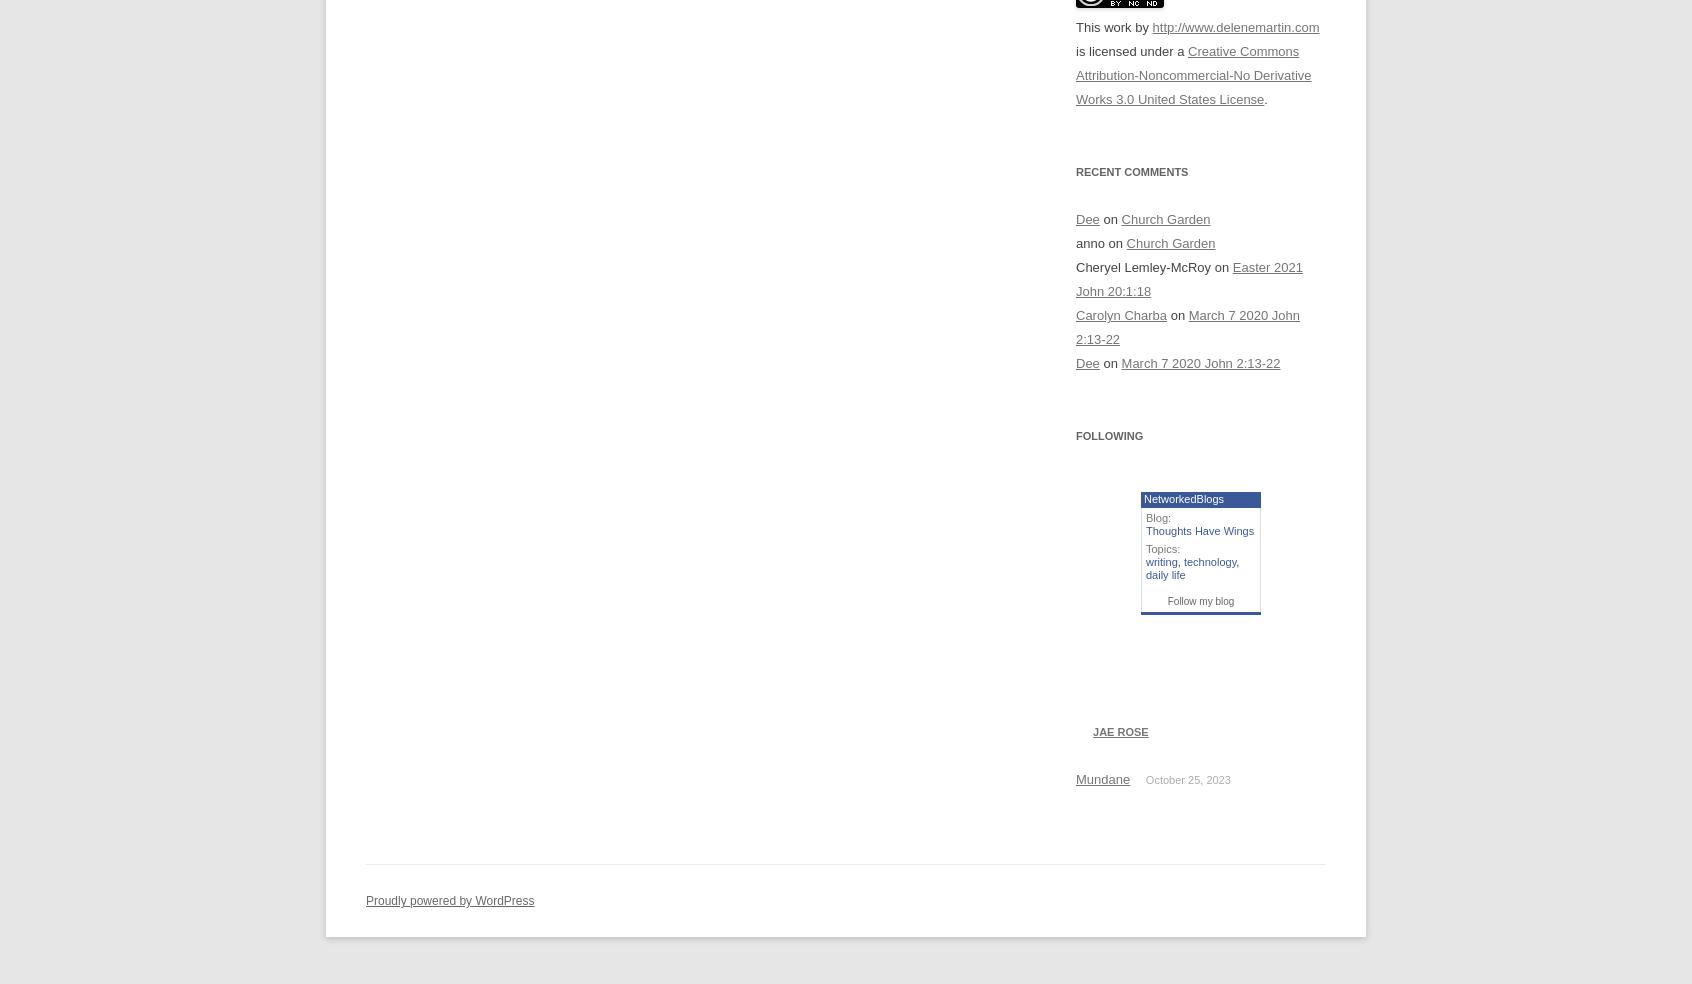  Describe the element at coordinates (1157, 516) in the screenshot. I see `'Blog:'` at that location.